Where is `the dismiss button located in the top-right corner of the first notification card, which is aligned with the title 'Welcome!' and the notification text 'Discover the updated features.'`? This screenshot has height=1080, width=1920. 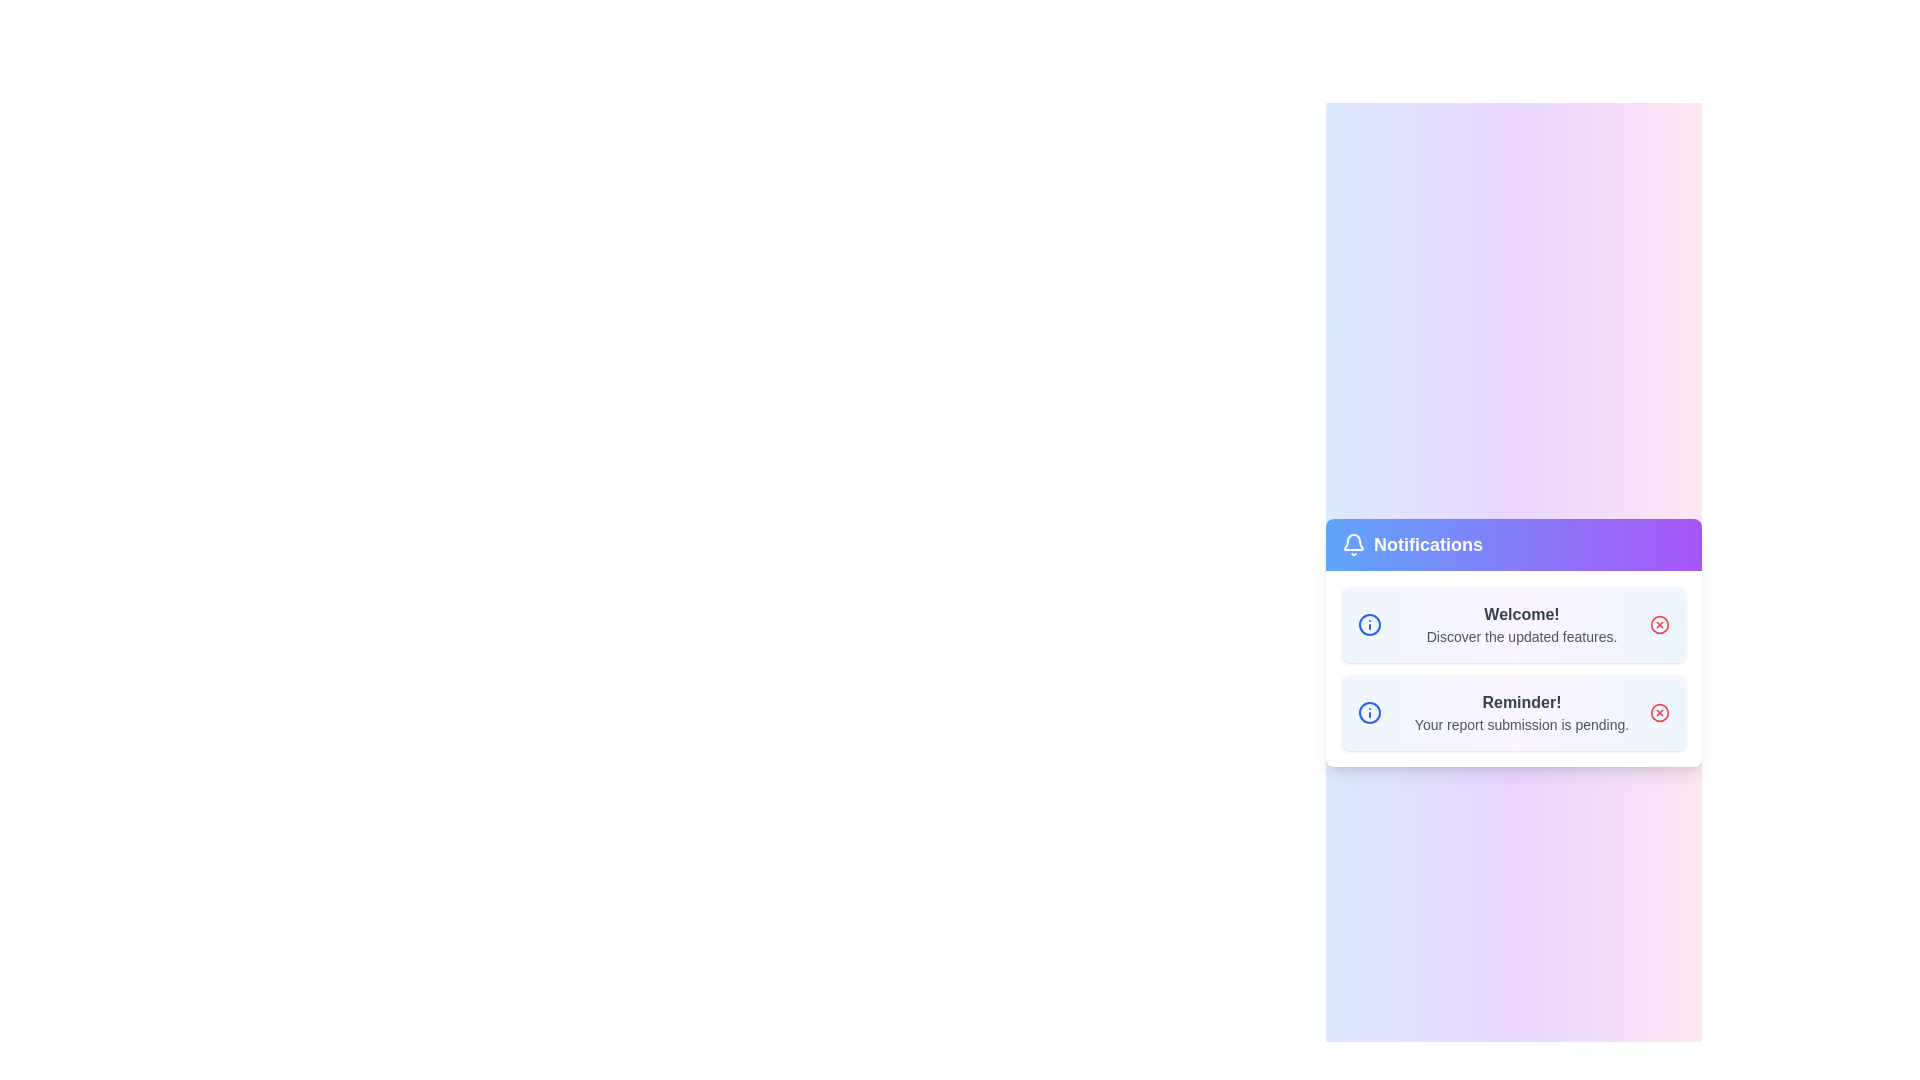 the dismiss button located in the top-right corner of the first notification card, which is aligned with the title 'Welcome!' and the notification text 'Discover the updated features.' is located at coordinates (1660, 623).